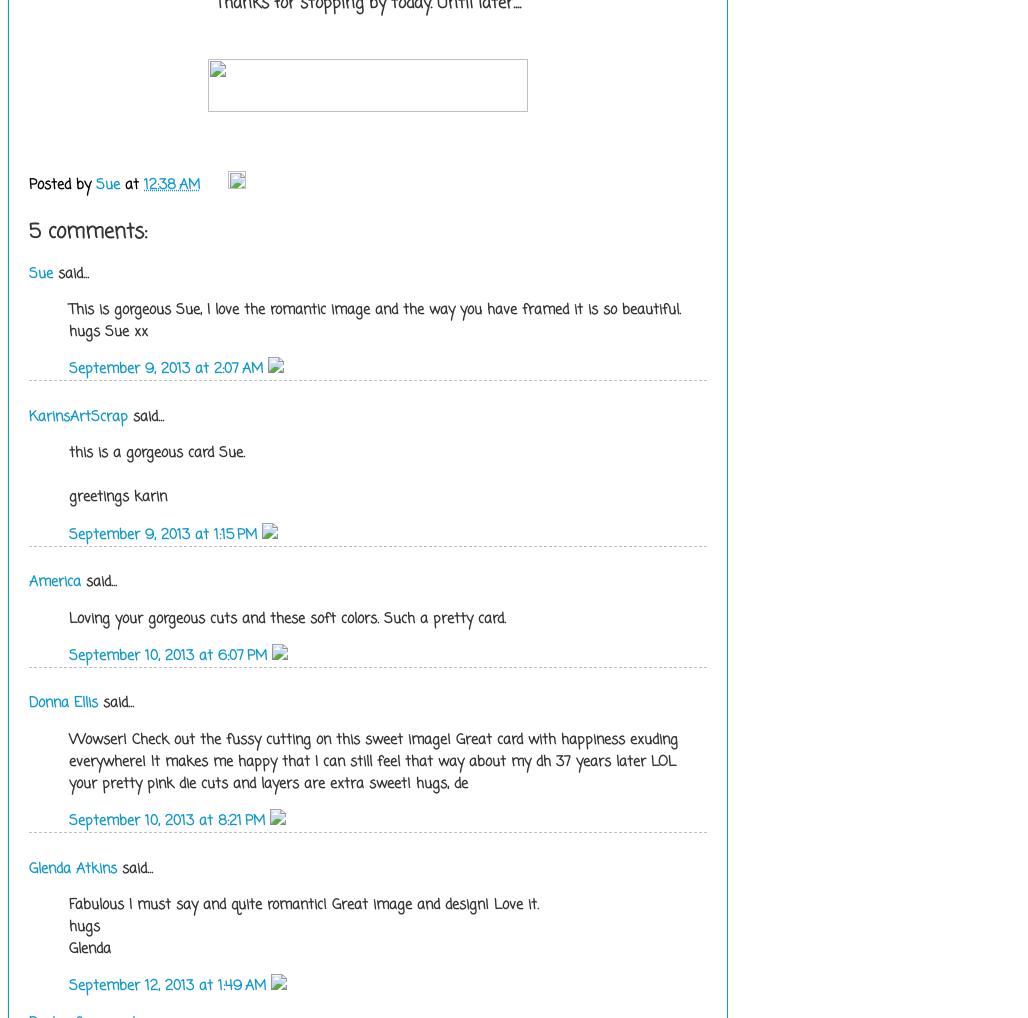 Image resolution: width=1028 pixels, height=1018 pixels. I want to click on 'Glenda', so click(88, 947).